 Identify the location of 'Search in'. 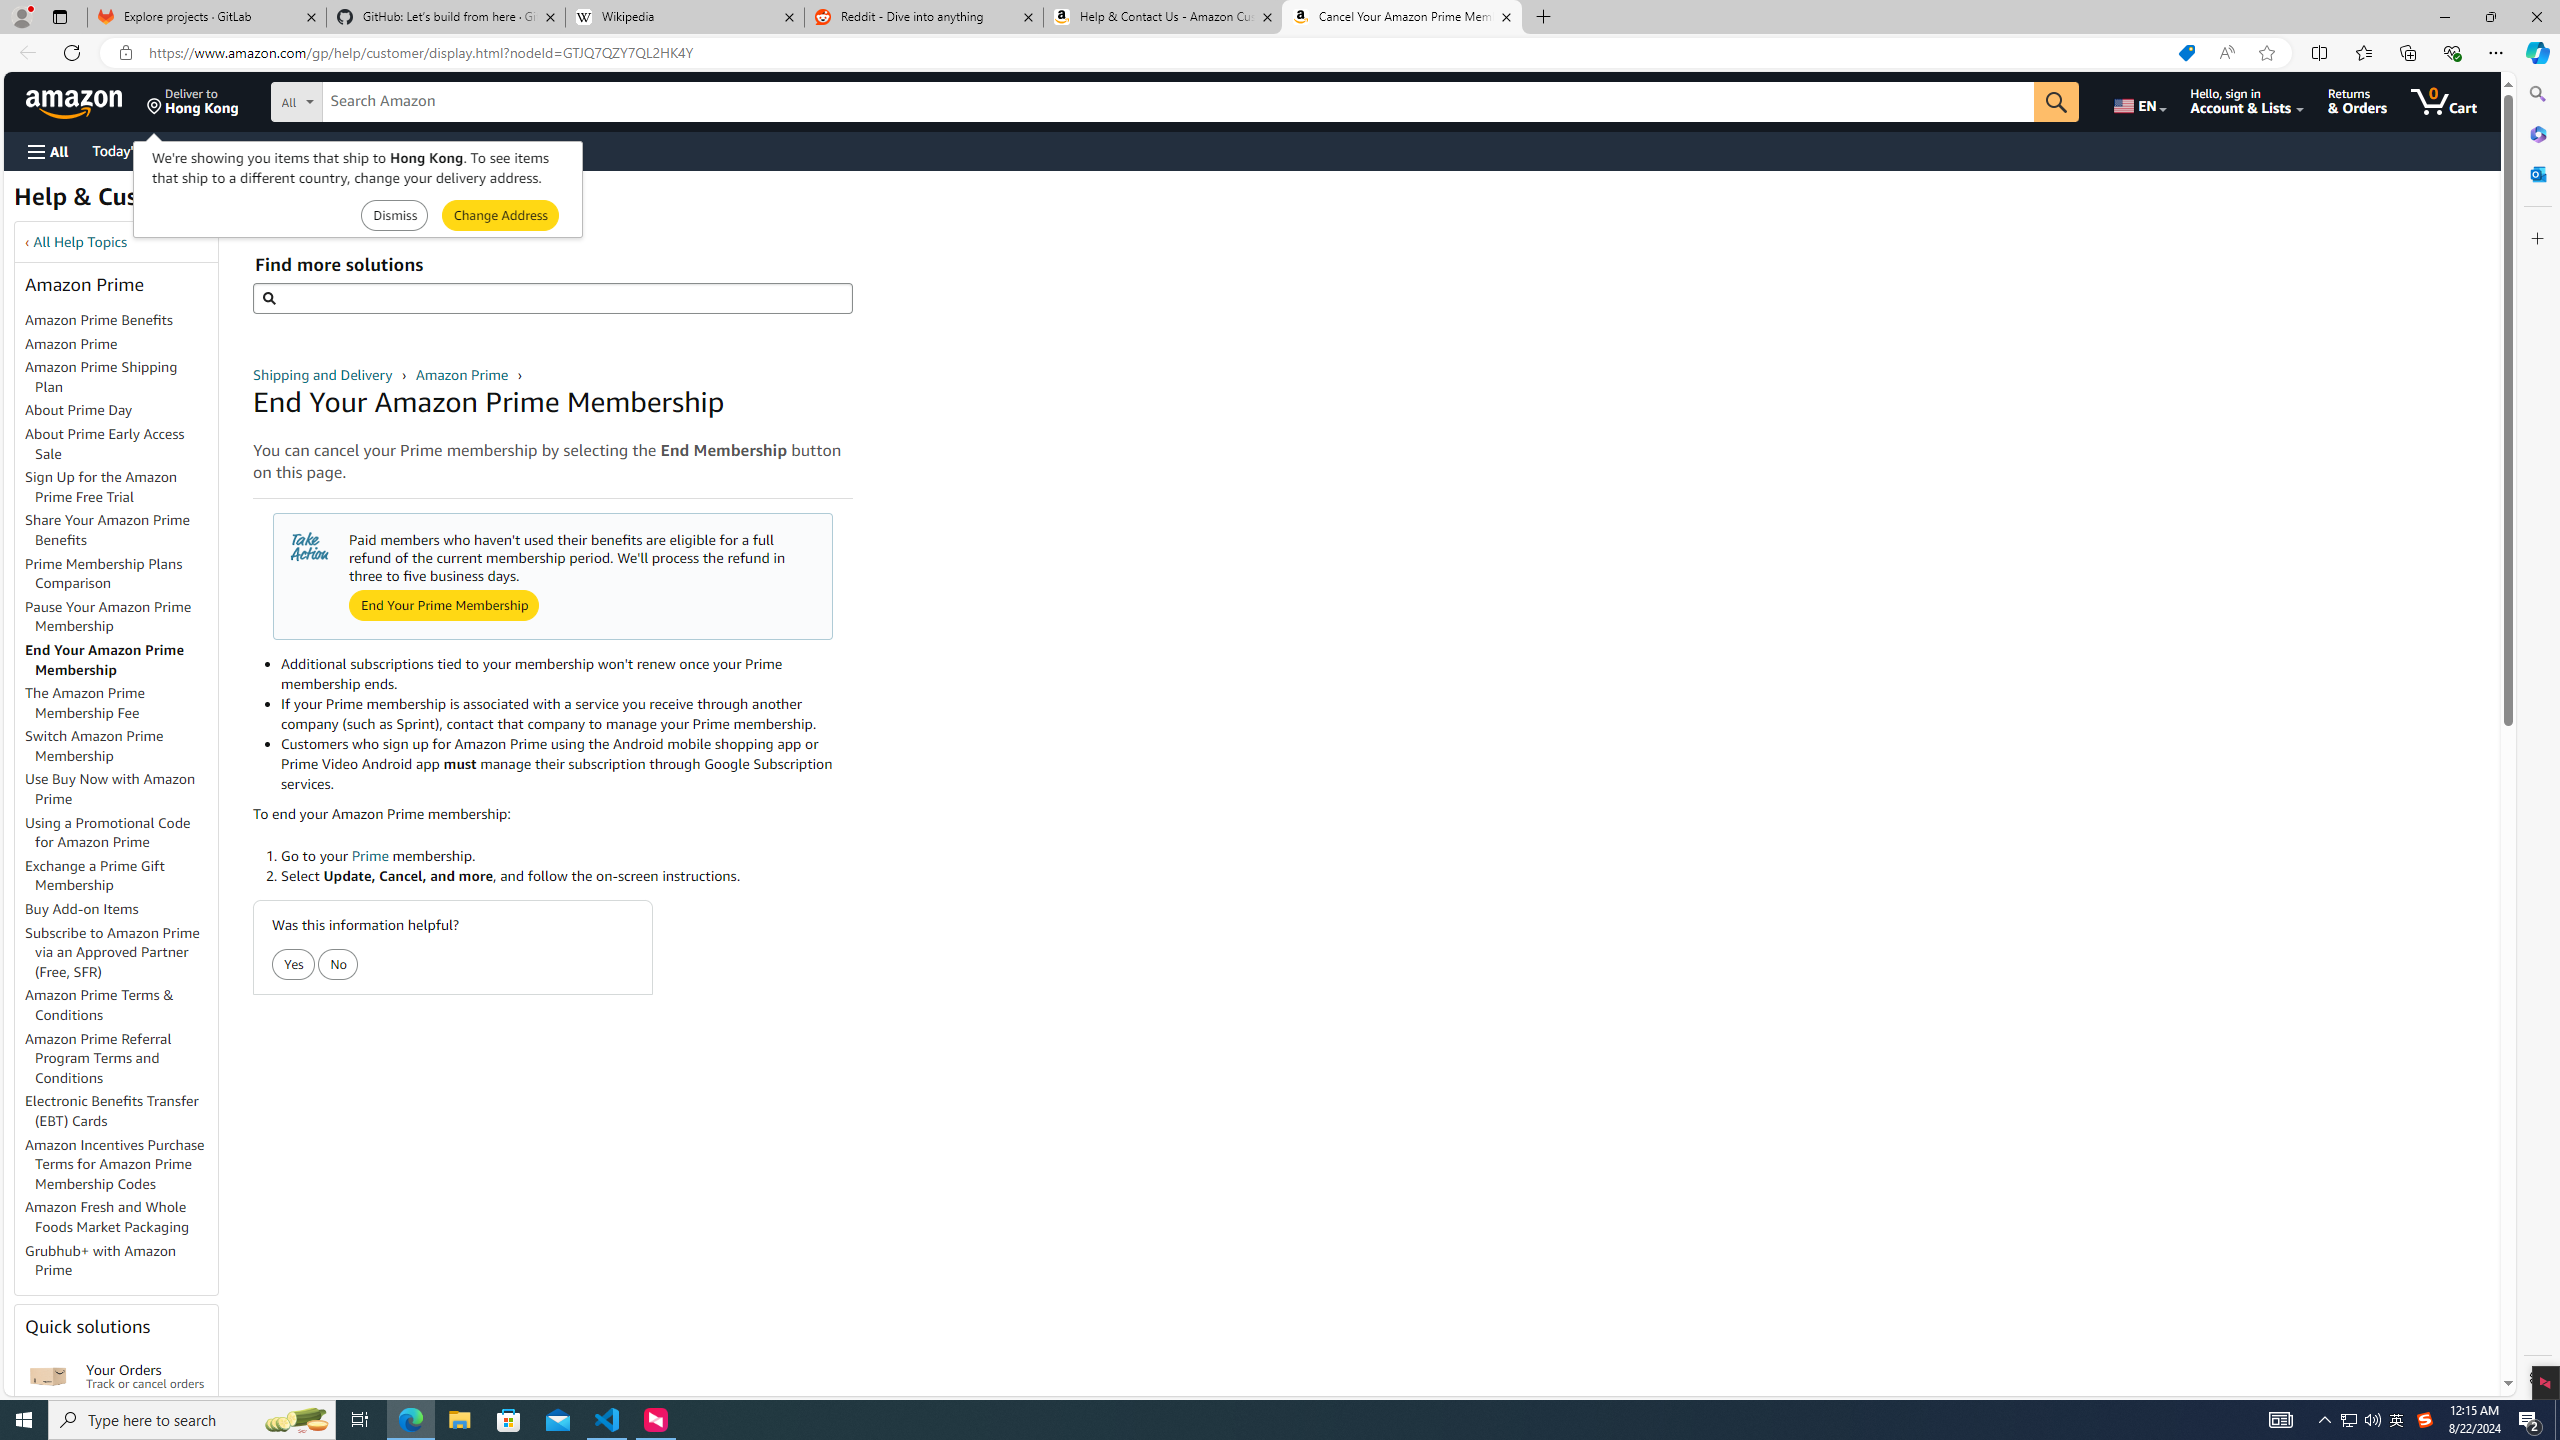
(370, 99).